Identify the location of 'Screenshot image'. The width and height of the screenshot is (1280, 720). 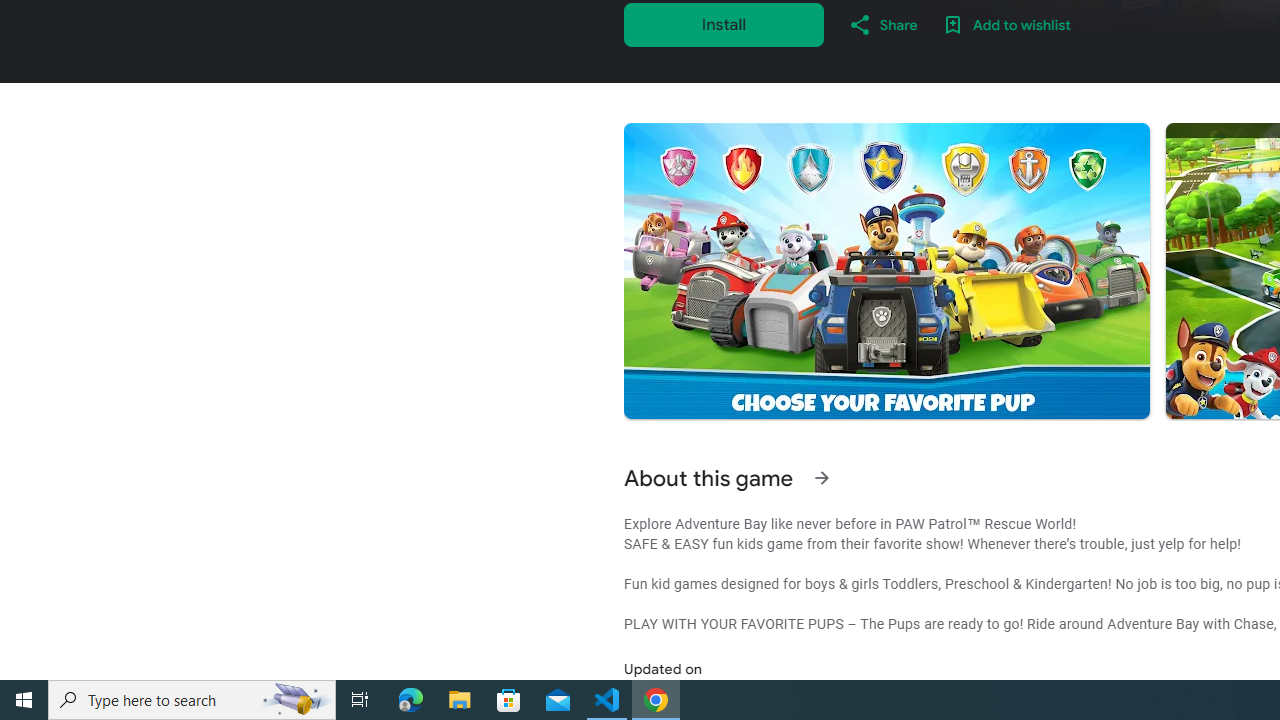
(885, 271).